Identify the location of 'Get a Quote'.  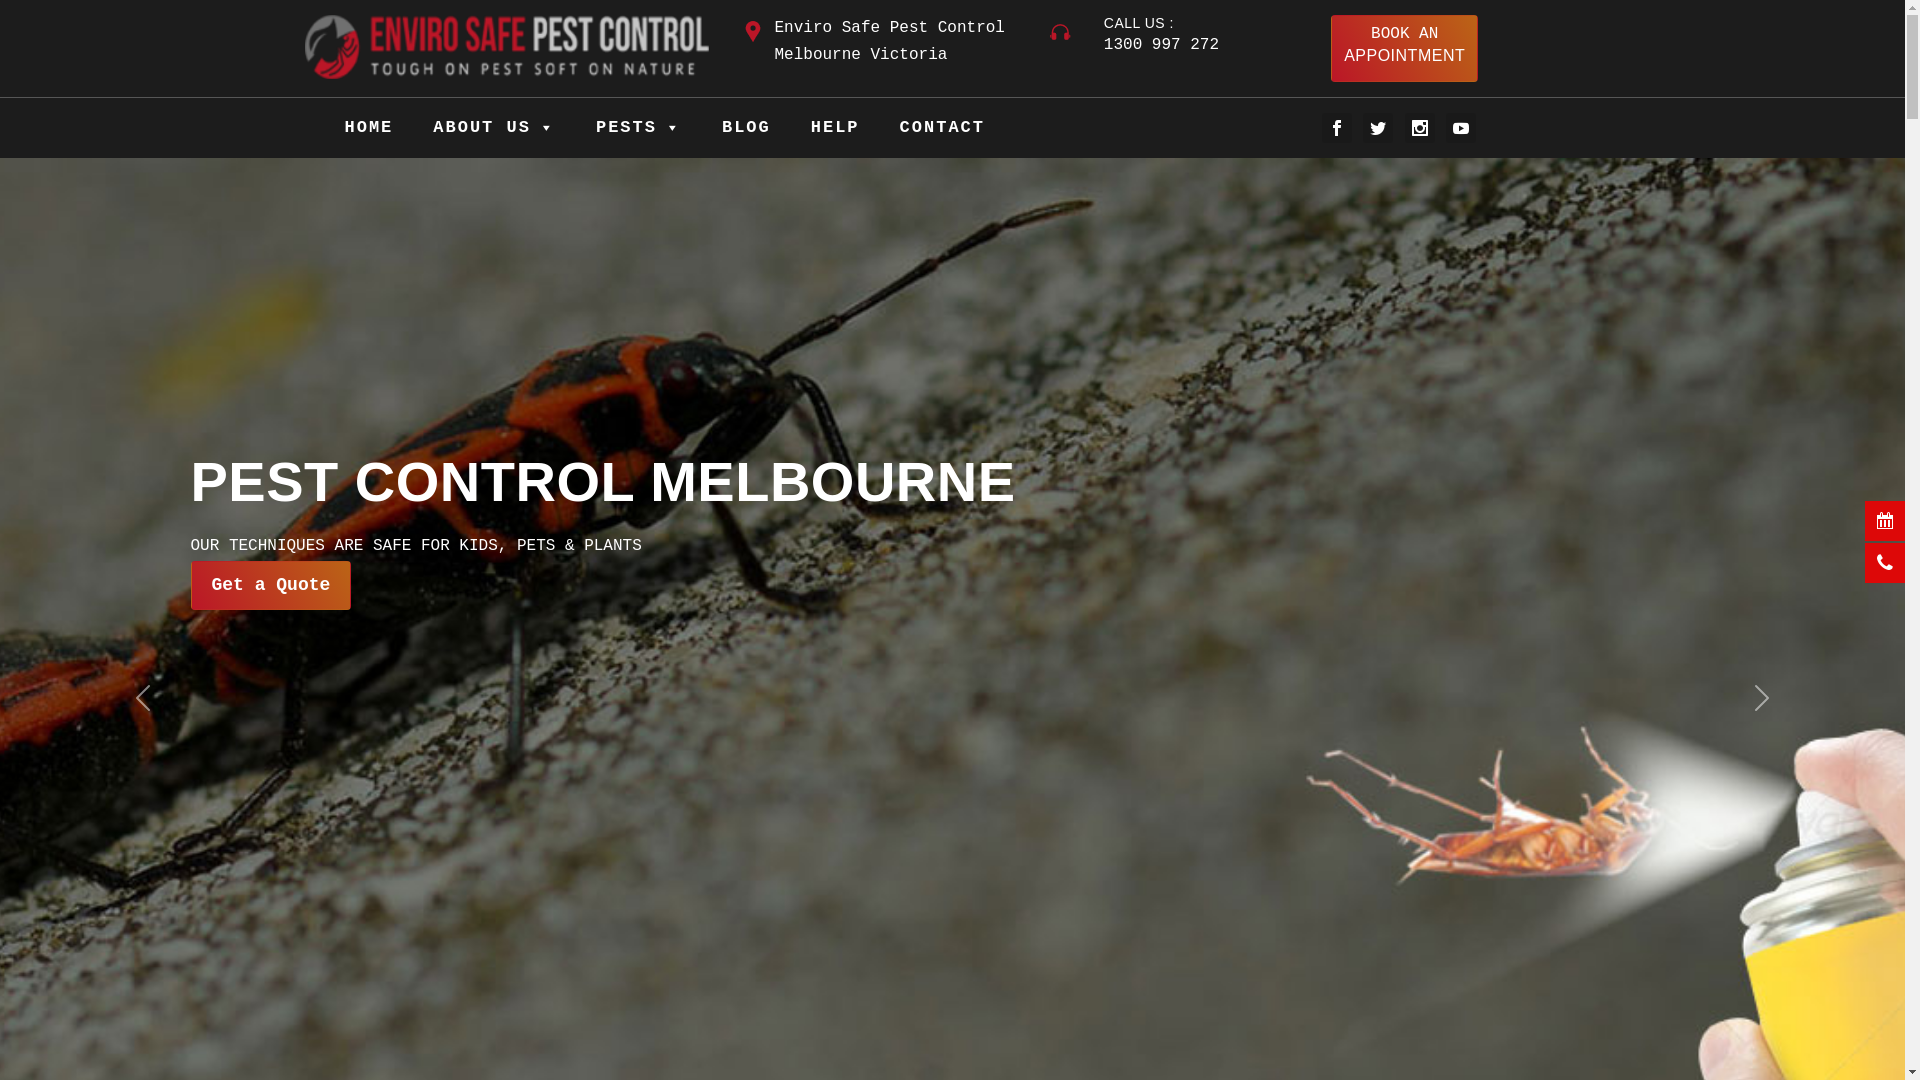
(190, 585).